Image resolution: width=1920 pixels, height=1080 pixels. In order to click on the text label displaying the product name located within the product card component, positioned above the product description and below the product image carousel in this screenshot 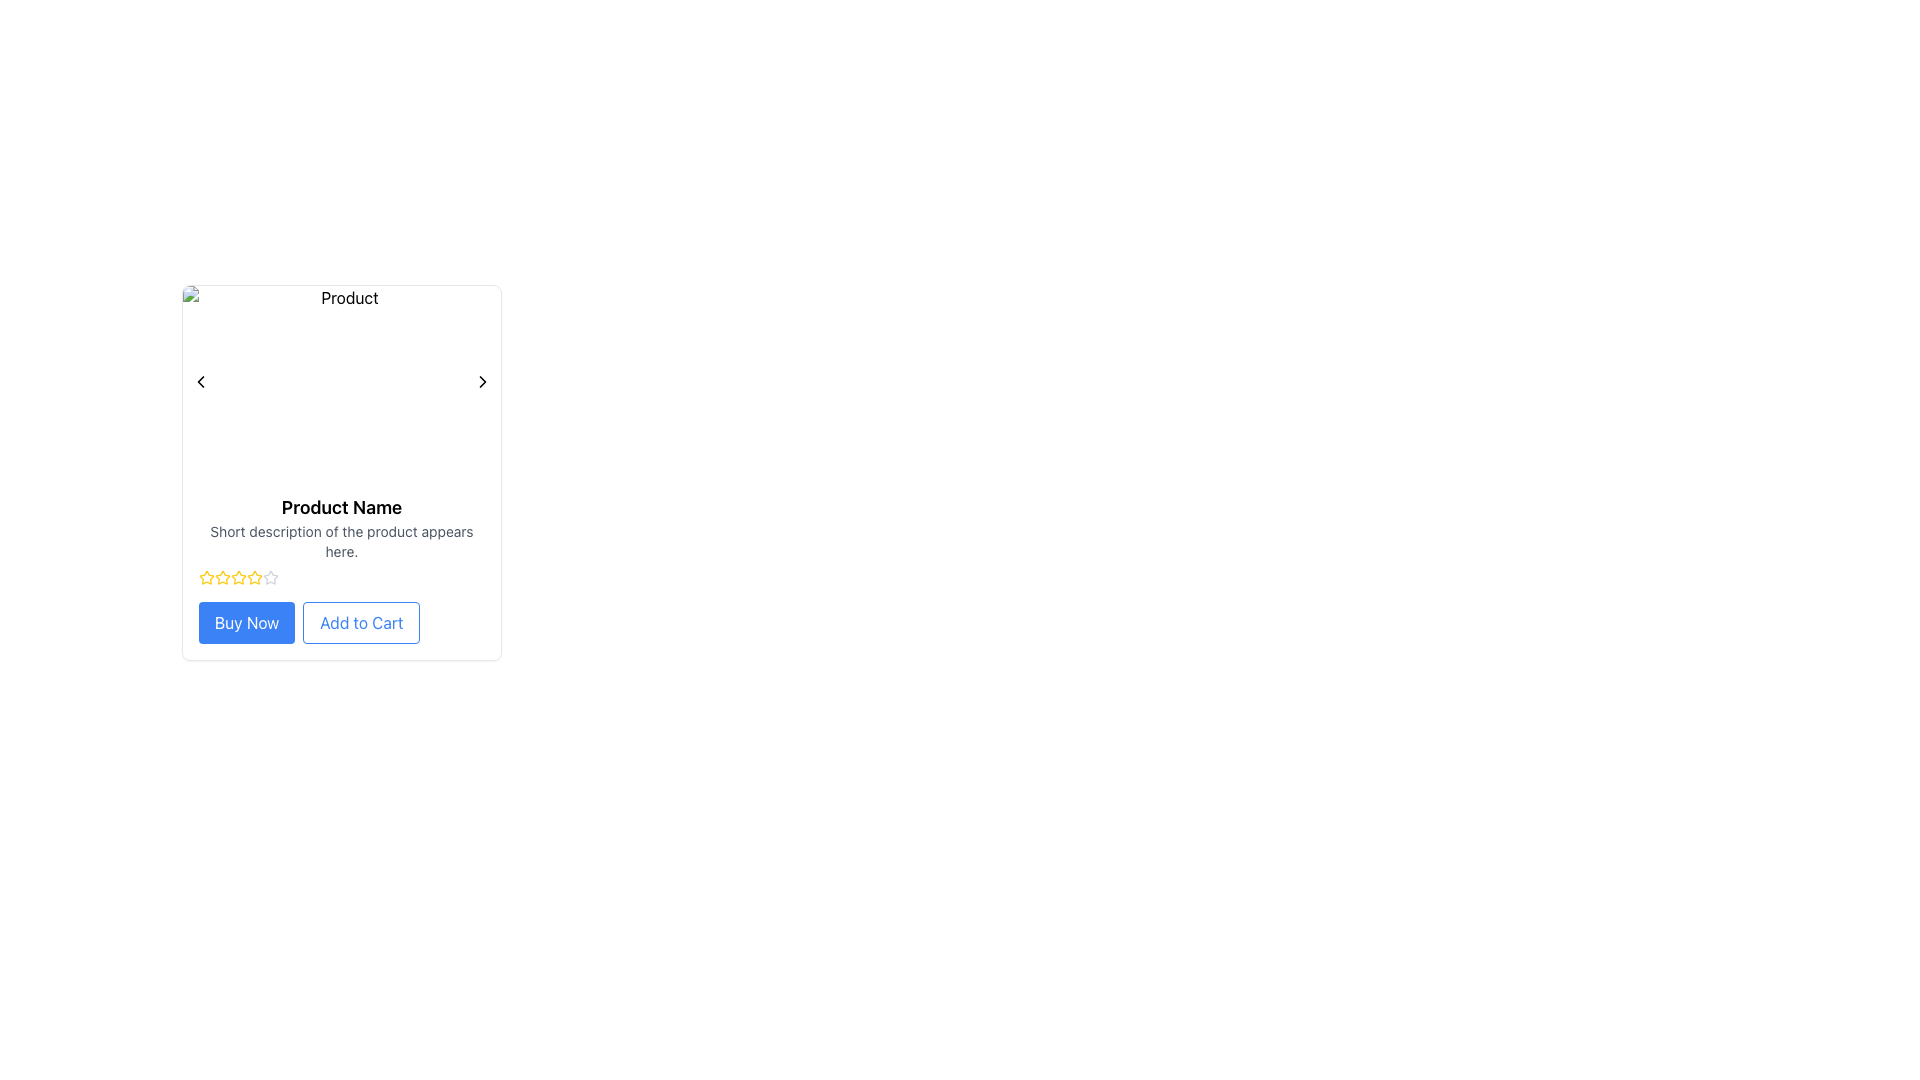, I will do `click(341, 507)`.